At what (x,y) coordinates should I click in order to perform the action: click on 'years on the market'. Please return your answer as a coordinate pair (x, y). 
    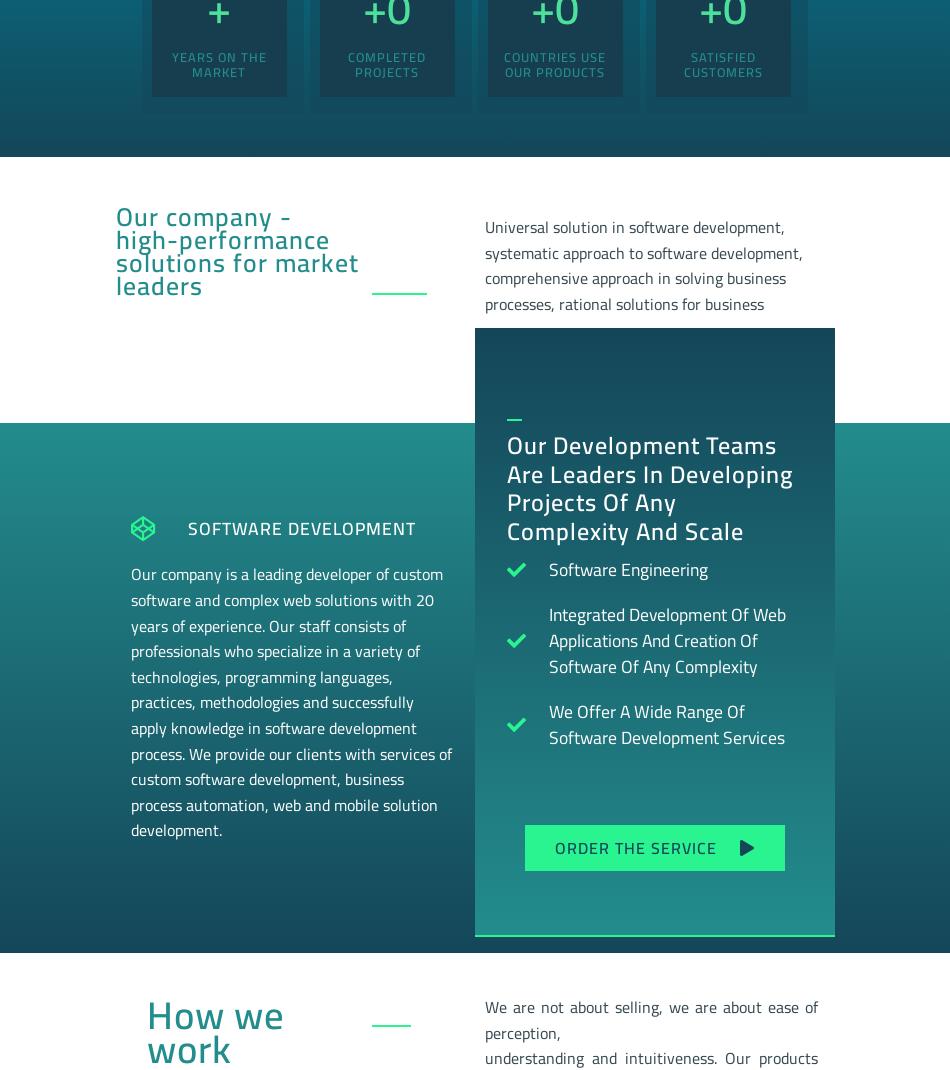
    Looking at the image, I should click on (218, 62).